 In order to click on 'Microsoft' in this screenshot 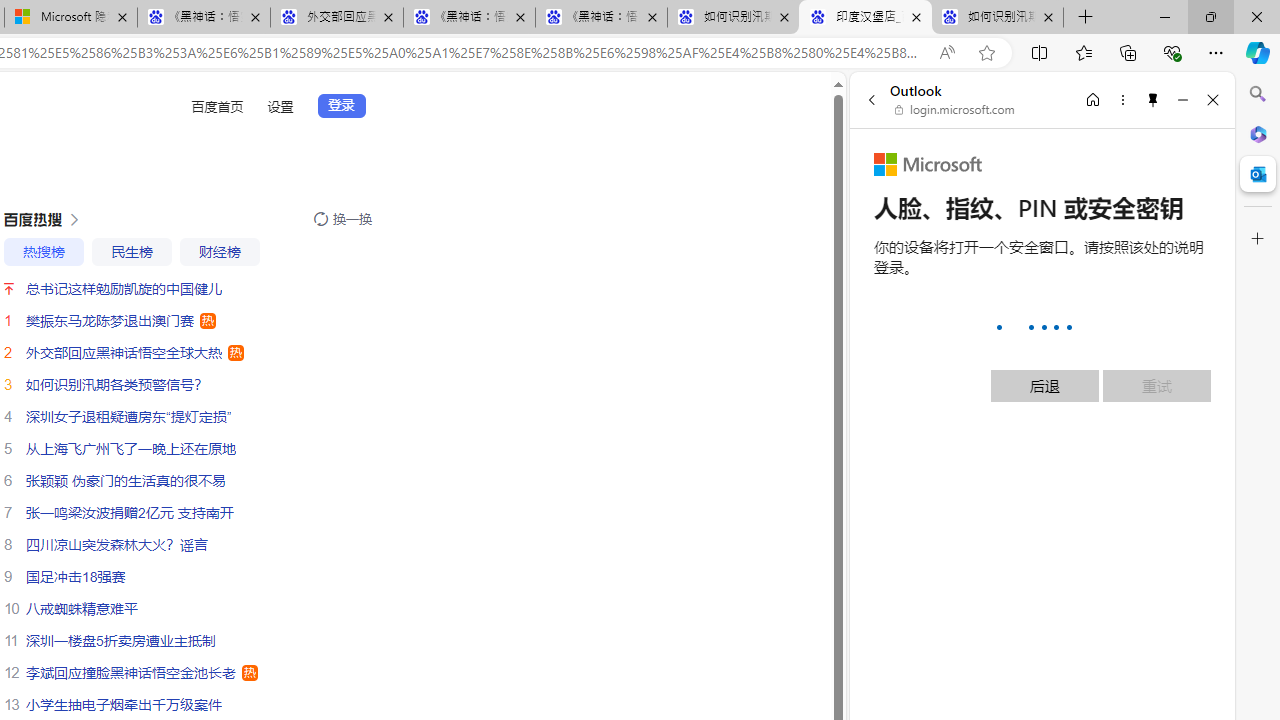, I will do `click(927, 164)`.